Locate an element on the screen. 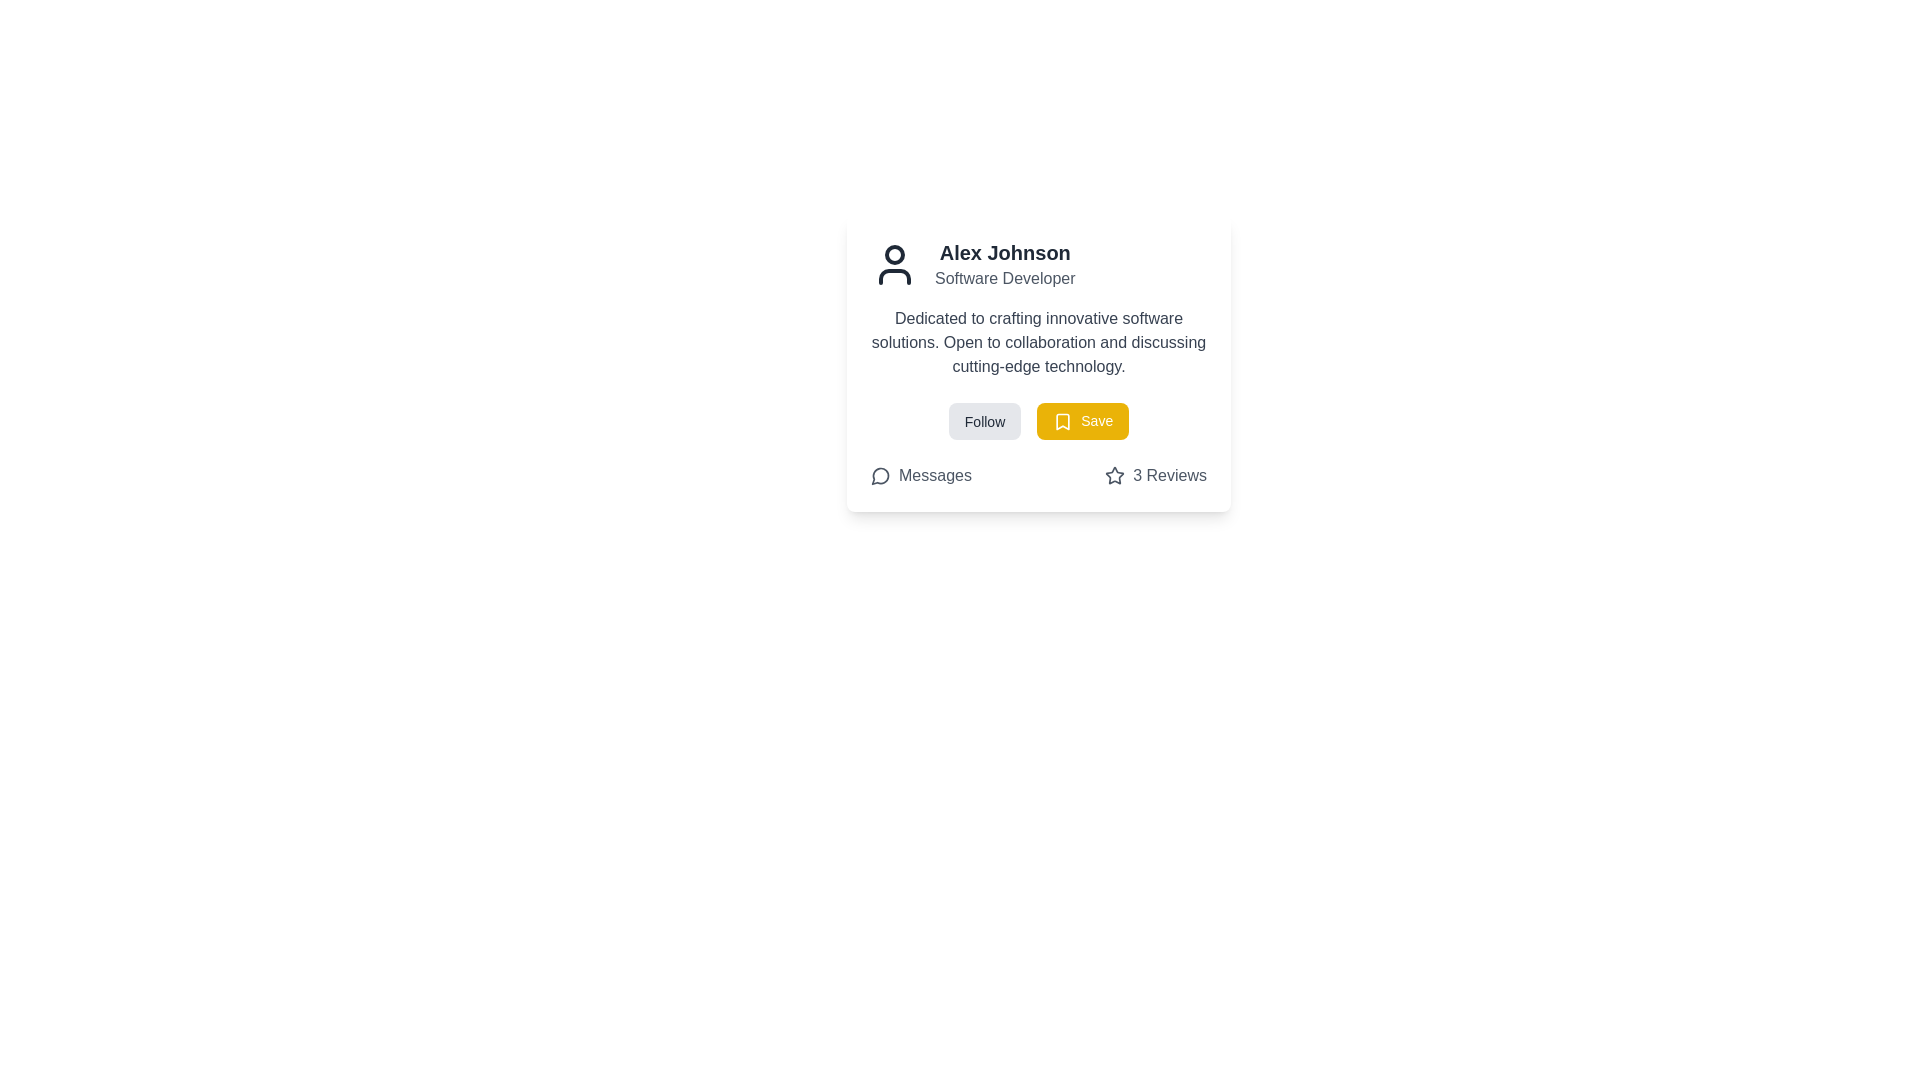  the 'Messages' text label, which is displayed in gray and styled with a sans-serif font is located at coordinates (934, 476).